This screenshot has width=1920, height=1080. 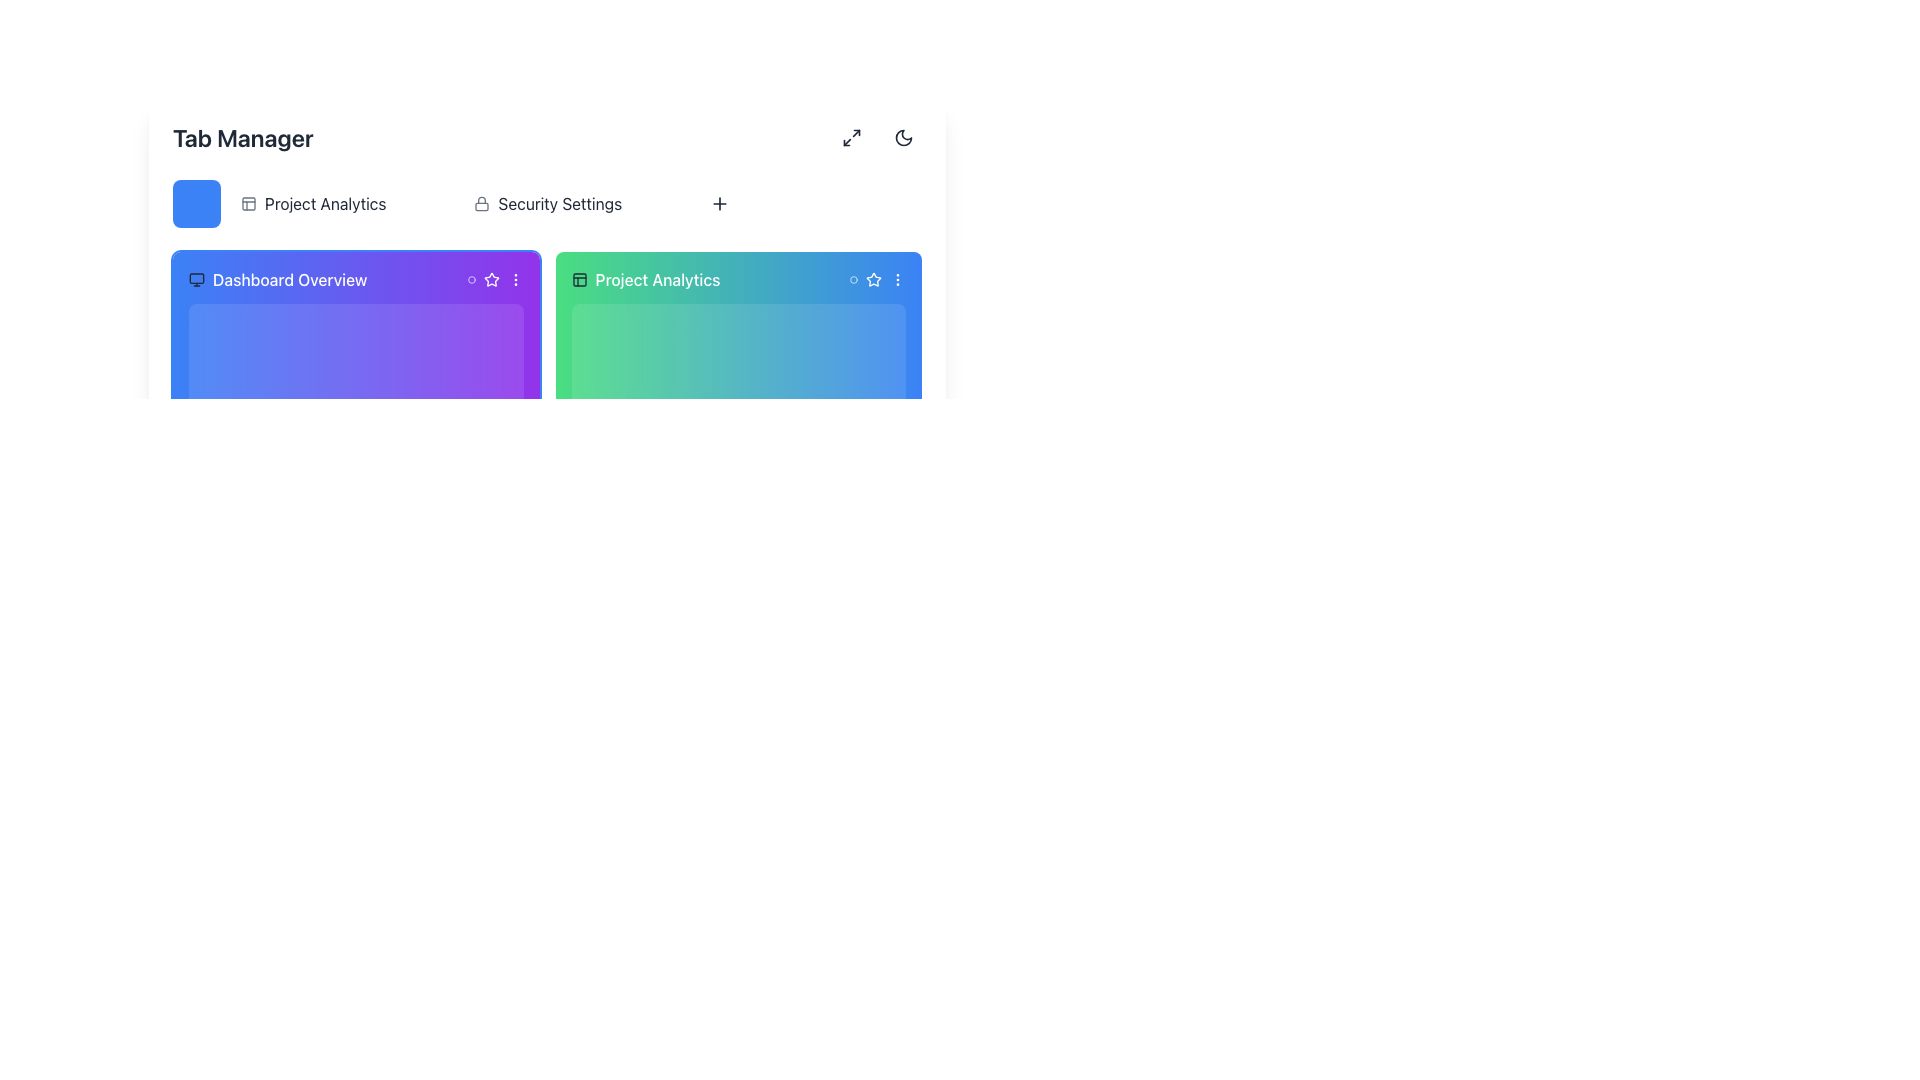 What do you see at coordinates (312, 204) in the screenshot?
I see `the 'Project Analytics' button located above the grid of colored panels, near the 'Tab Manager' heading` at bounding box center [312, 204].